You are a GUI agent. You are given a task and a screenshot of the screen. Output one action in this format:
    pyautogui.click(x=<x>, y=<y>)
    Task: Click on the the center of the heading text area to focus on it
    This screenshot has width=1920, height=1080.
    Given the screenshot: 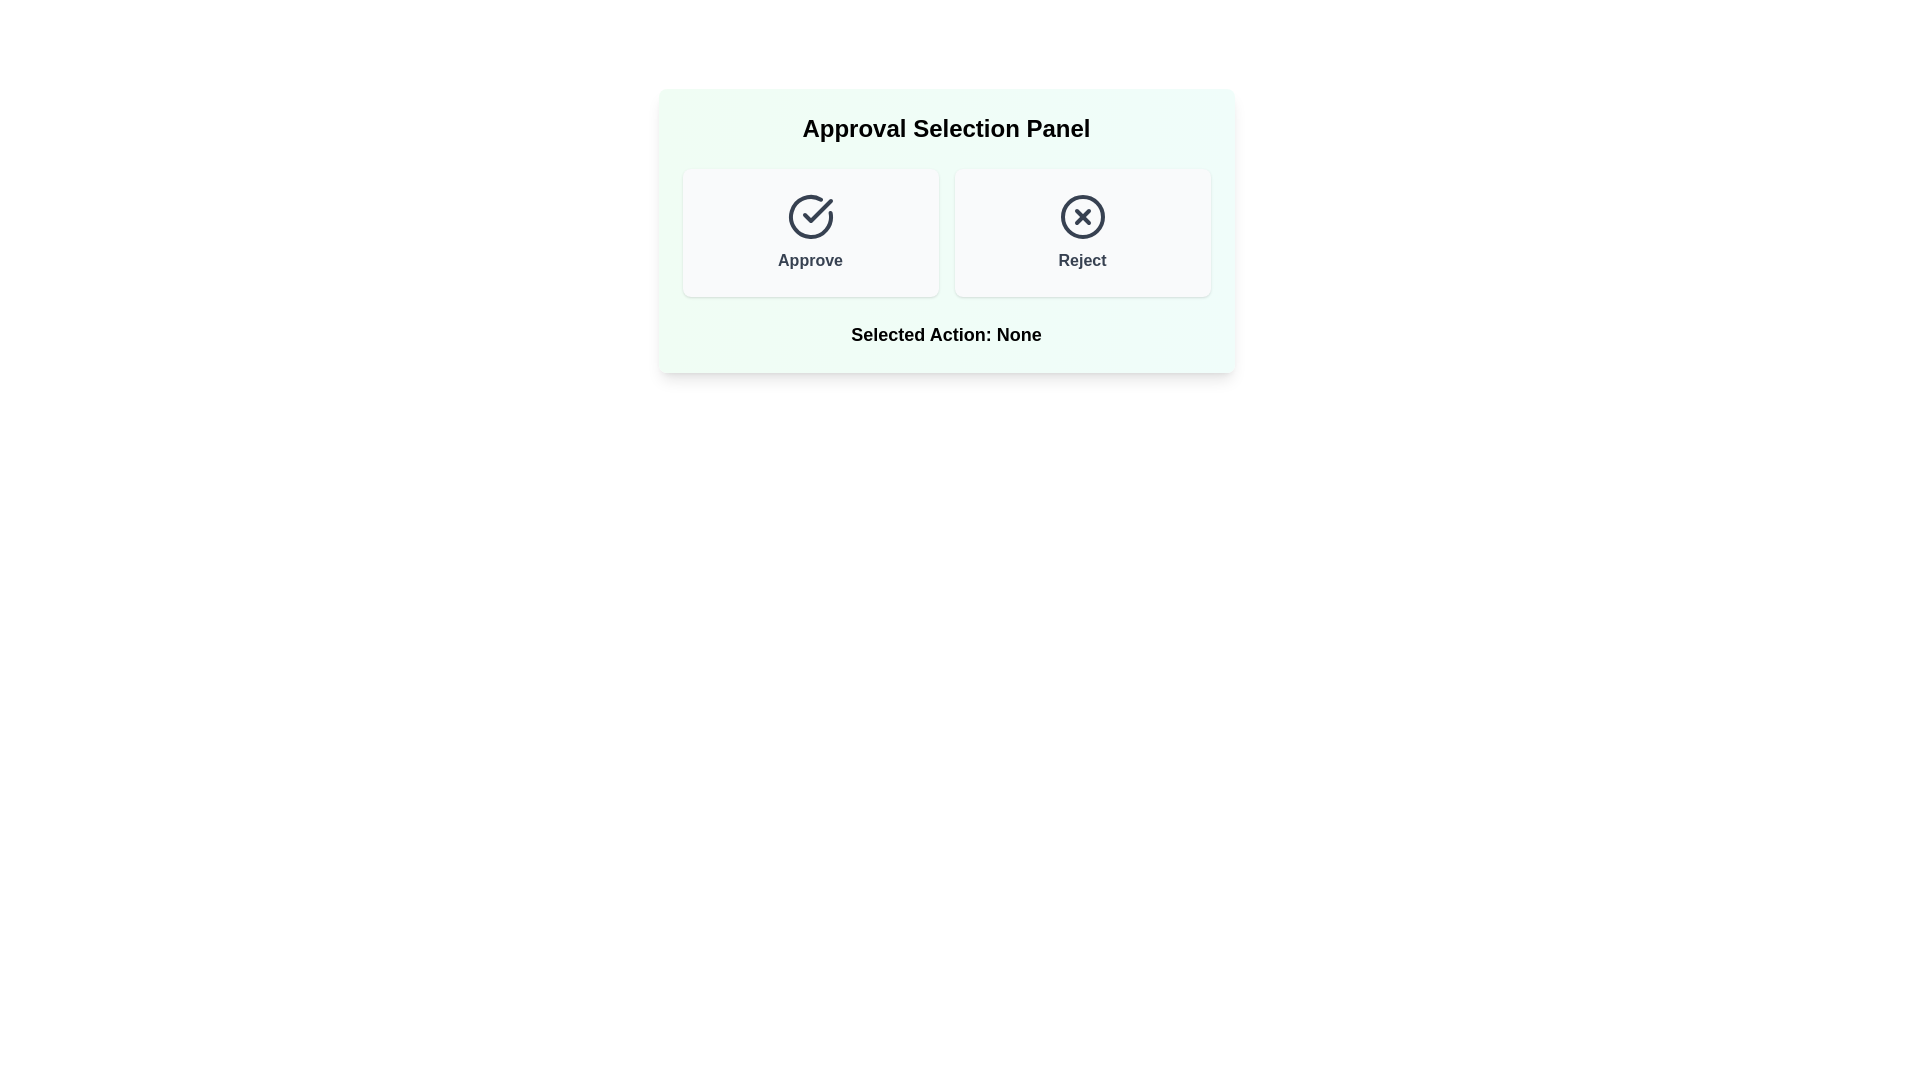 What is the action you would take?
    pyautogui.click(x=945, y=128)
    